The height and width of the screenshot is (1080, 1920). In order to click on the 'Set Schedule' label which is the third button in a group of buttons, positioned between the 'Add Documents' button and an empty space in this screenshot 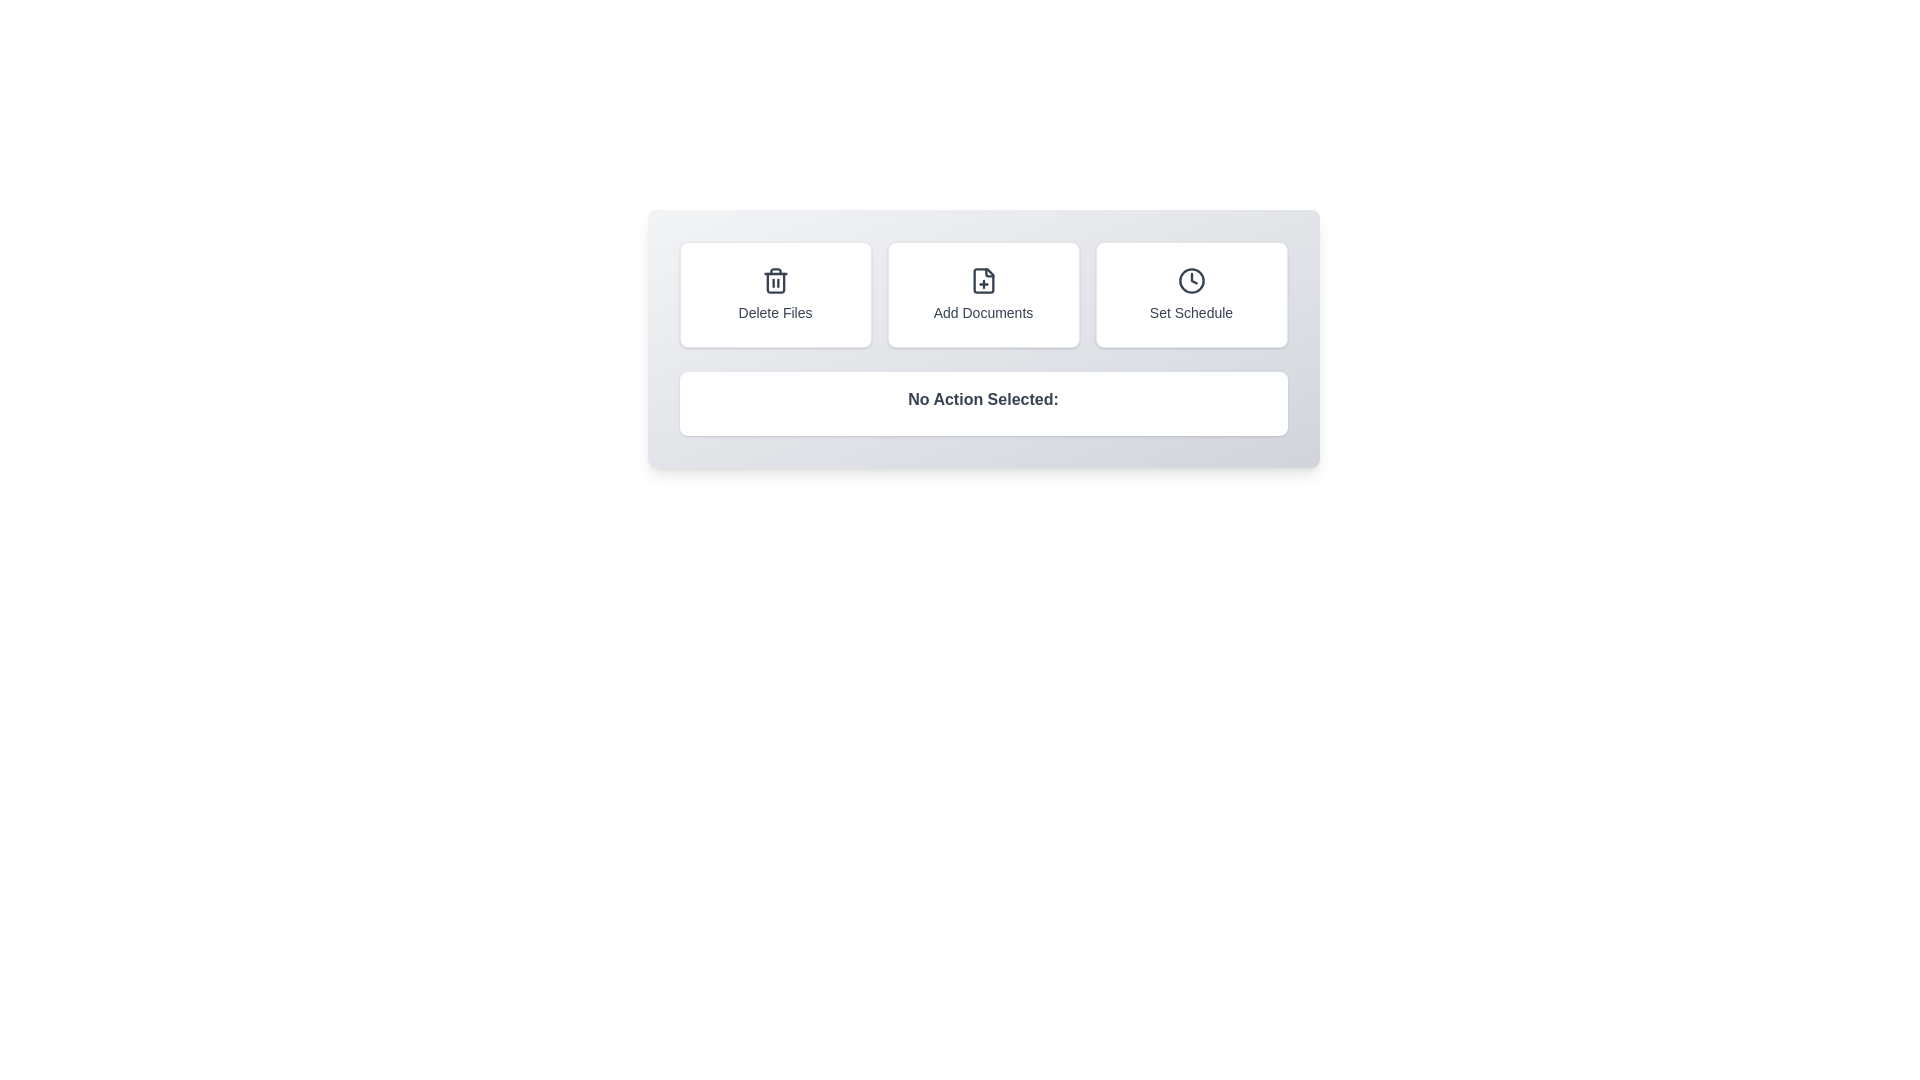, I will do `click(1191, 312)`.